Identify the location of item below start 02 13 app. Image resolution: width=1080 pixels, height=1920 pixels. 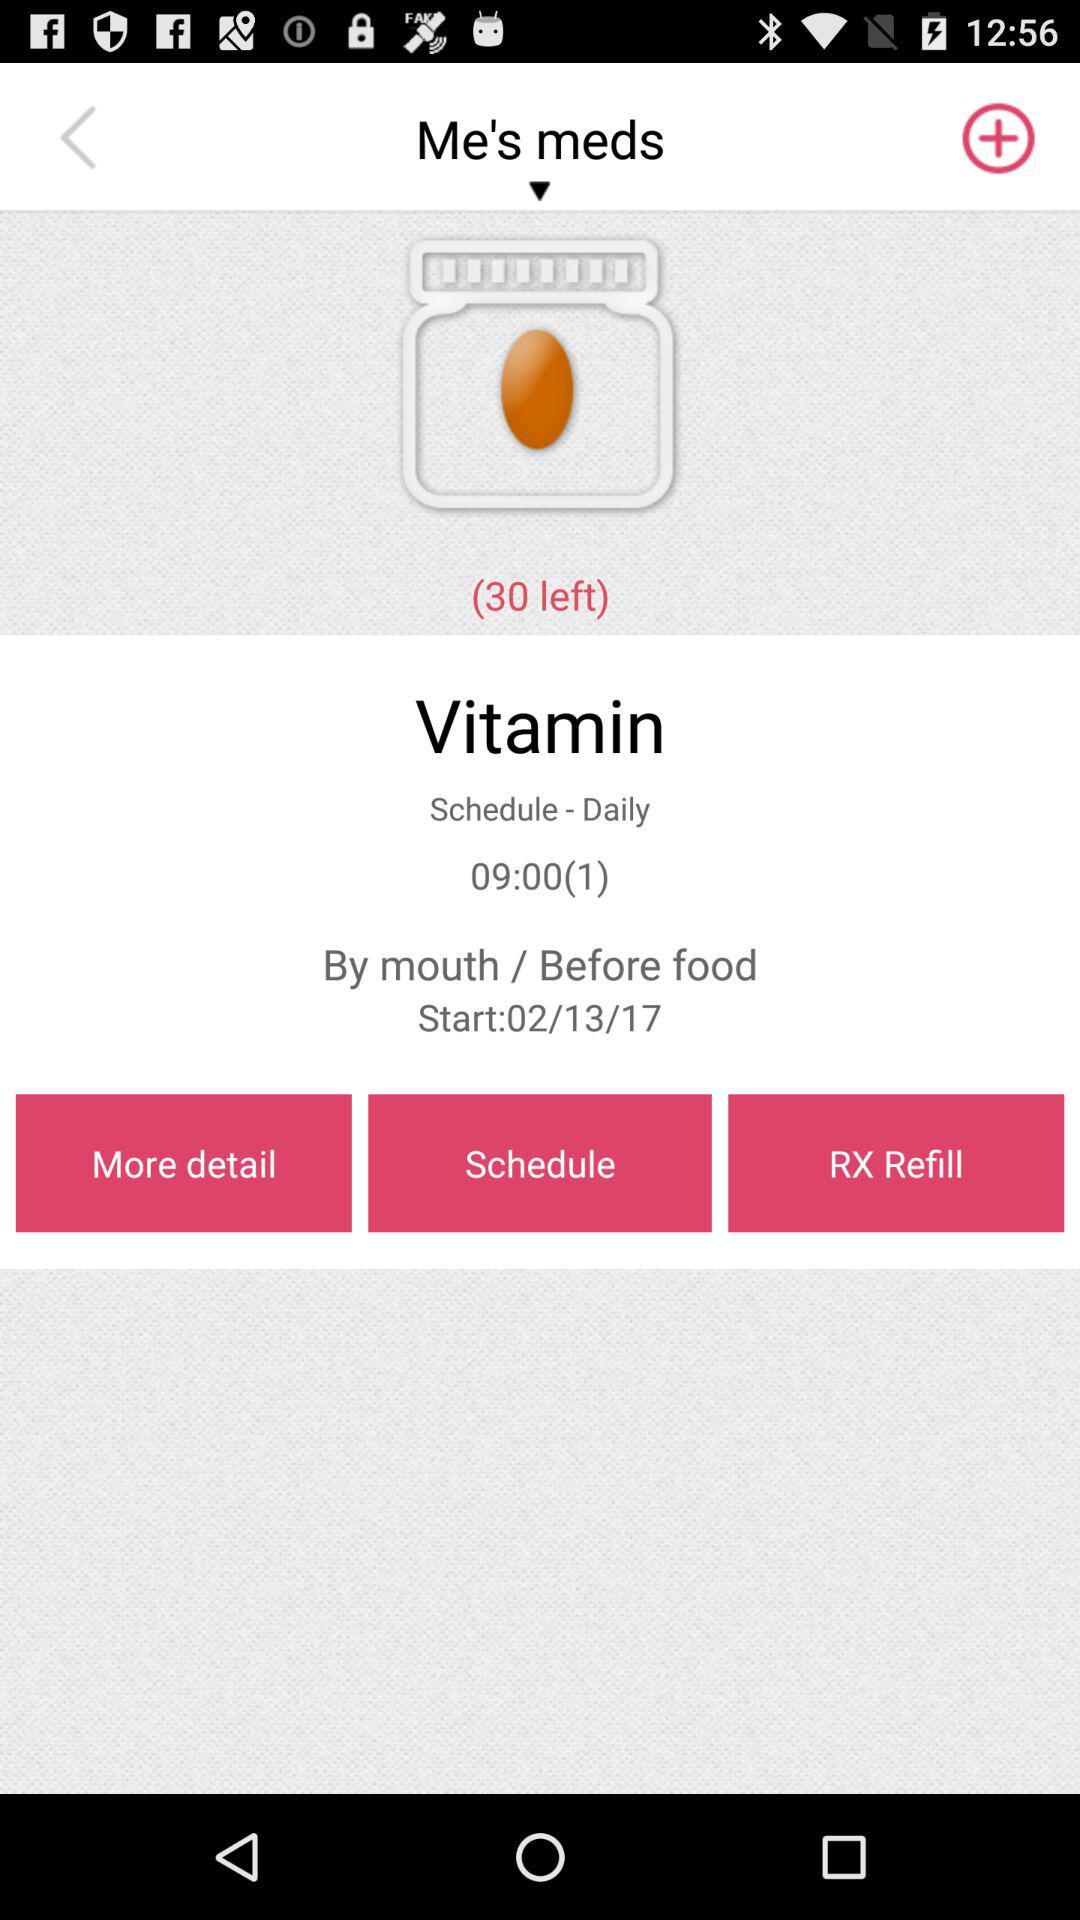
(895, 1163).